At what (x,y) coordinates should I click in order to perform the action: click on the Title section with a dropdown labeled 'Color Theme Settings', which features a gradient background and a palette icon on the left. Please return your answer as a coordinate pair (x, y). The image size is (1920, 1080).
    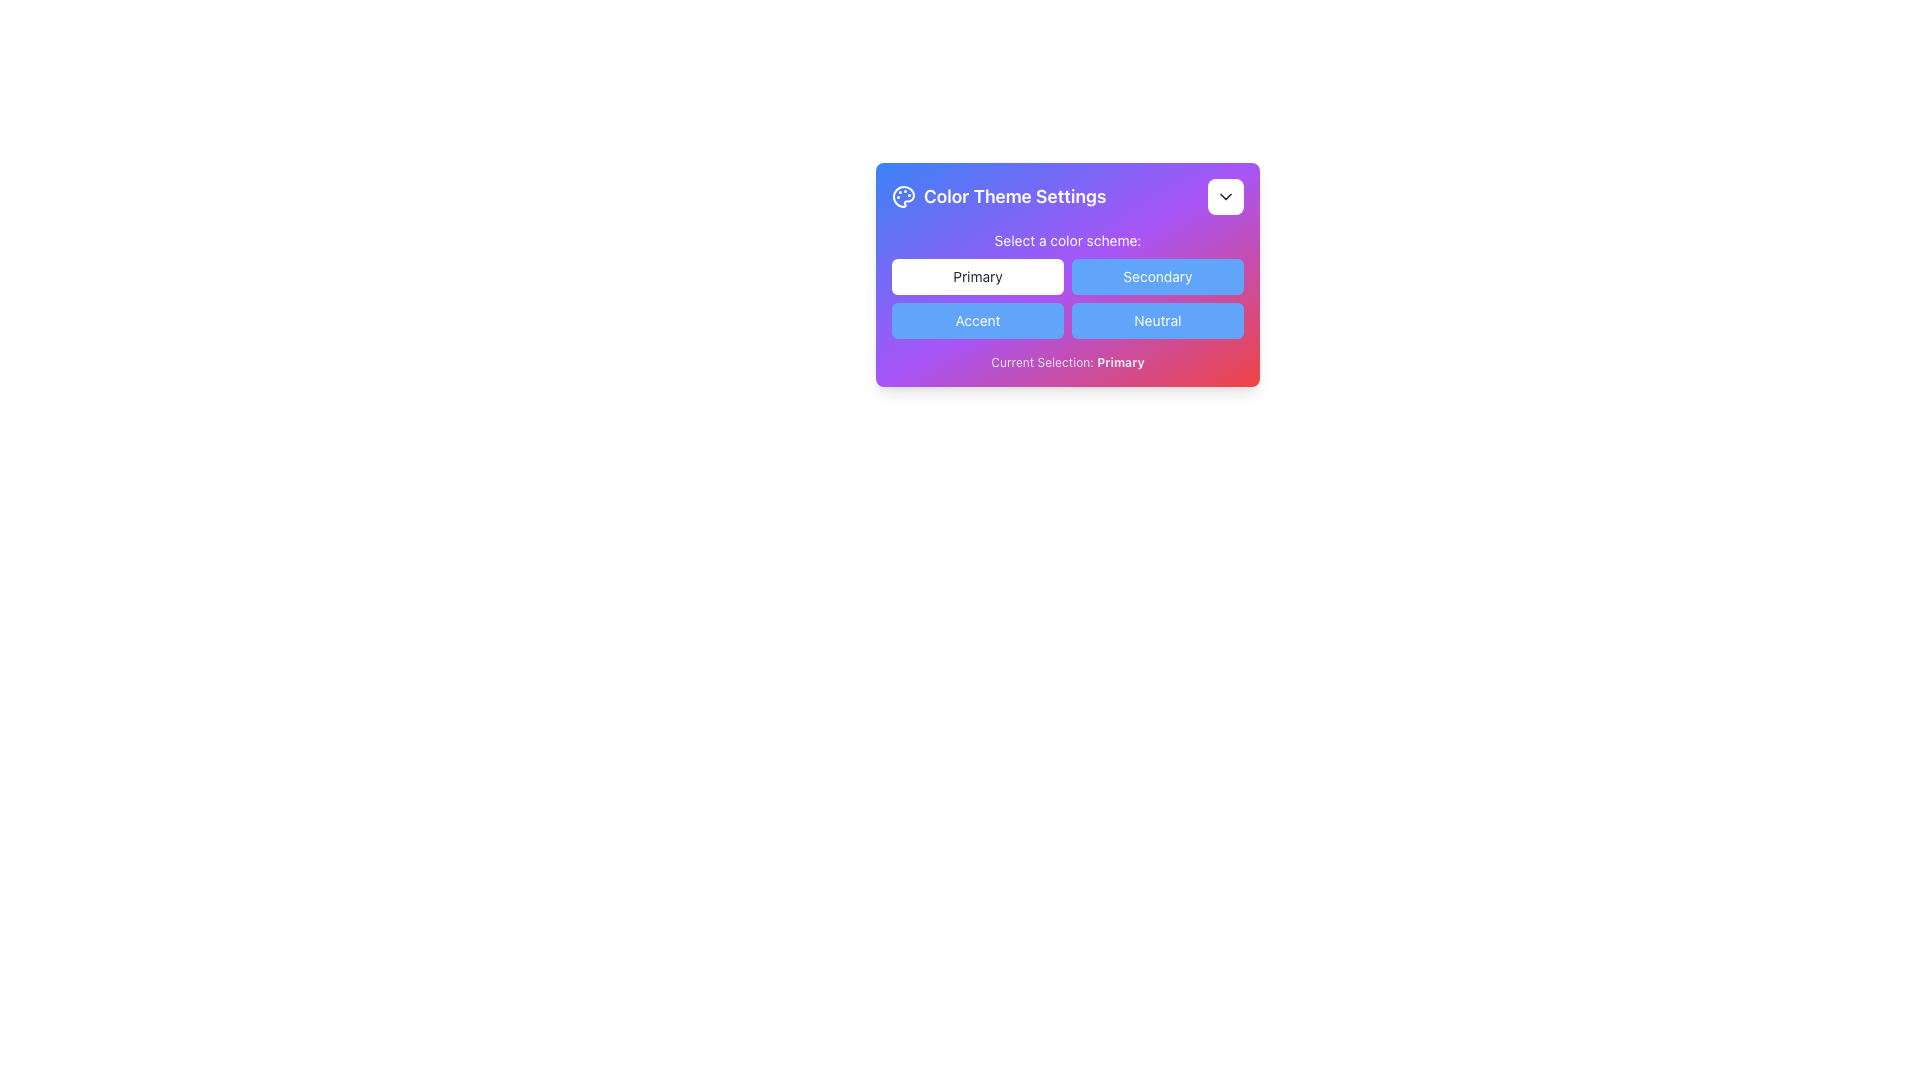
    Looking at the image, I should click on (1067, 196).